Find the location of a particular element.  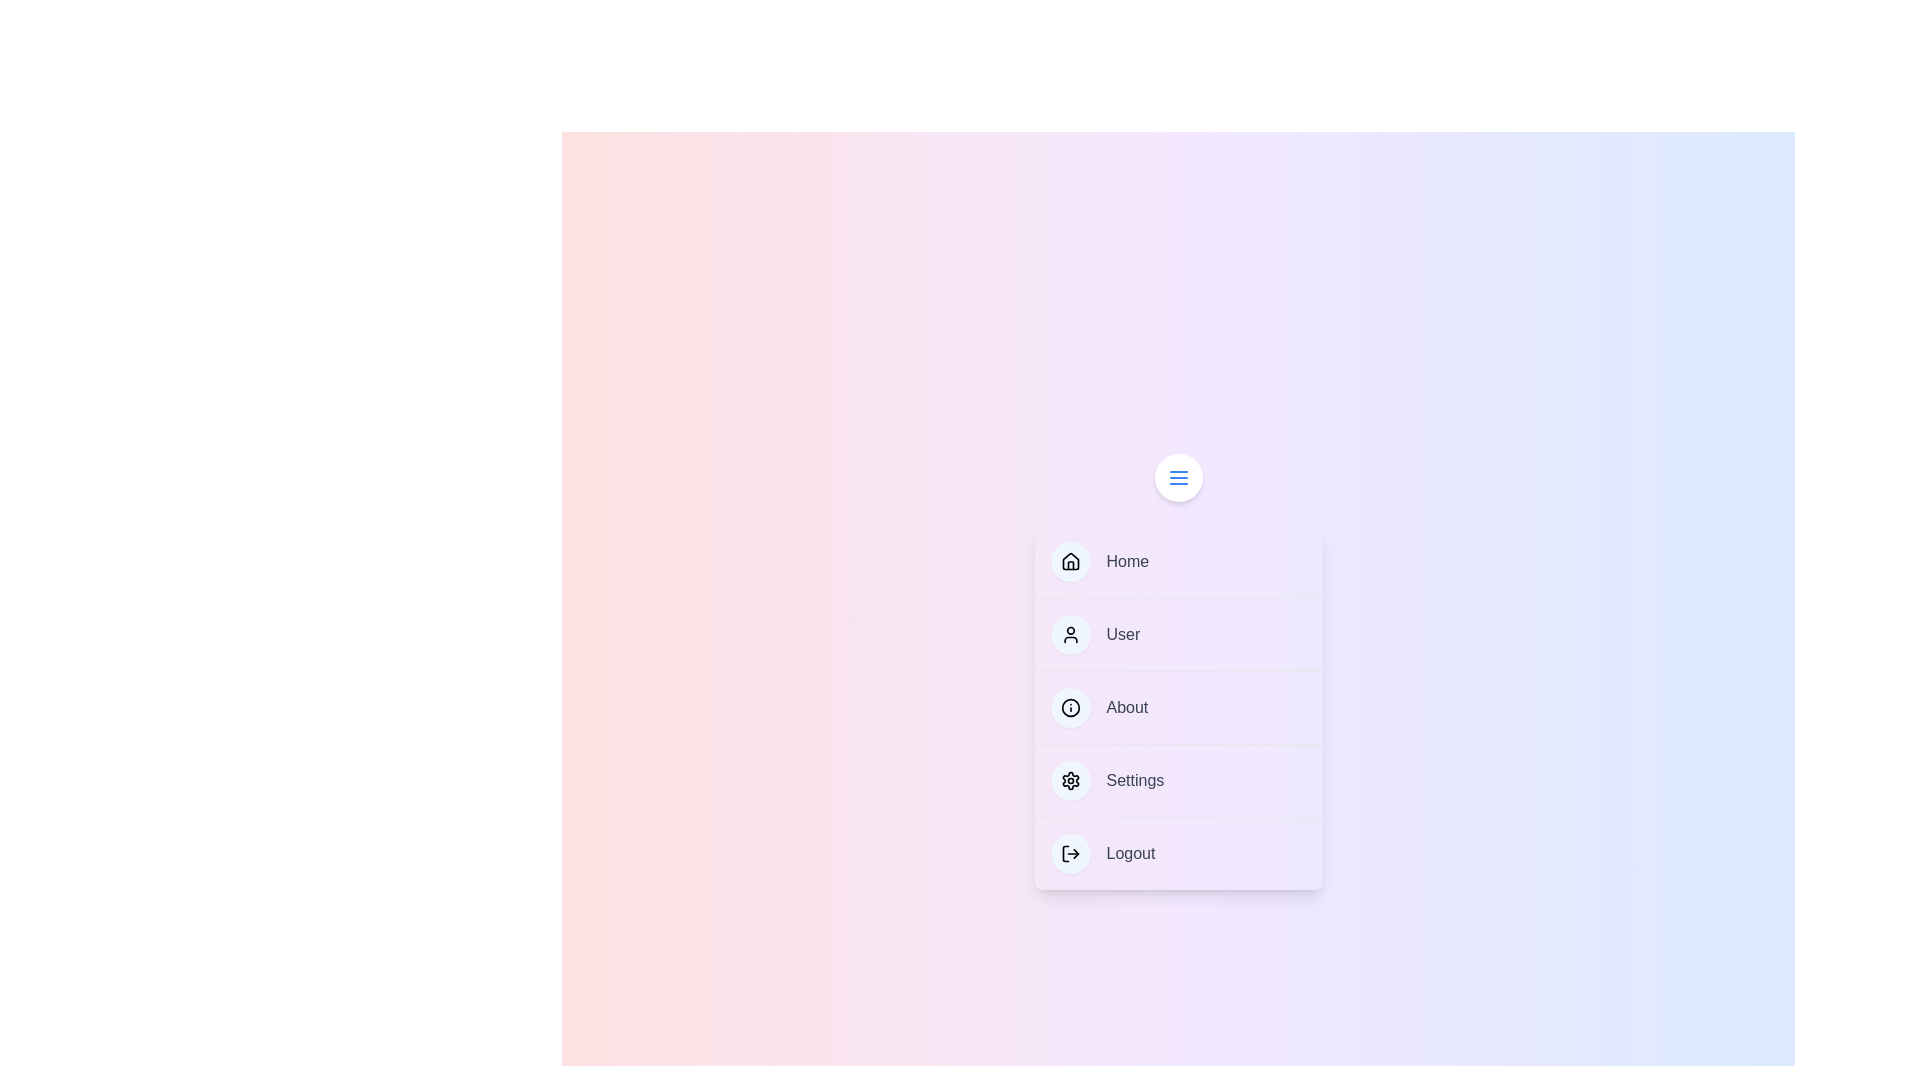

the menu item labeled Logout is located at coordinates (1178, 853).